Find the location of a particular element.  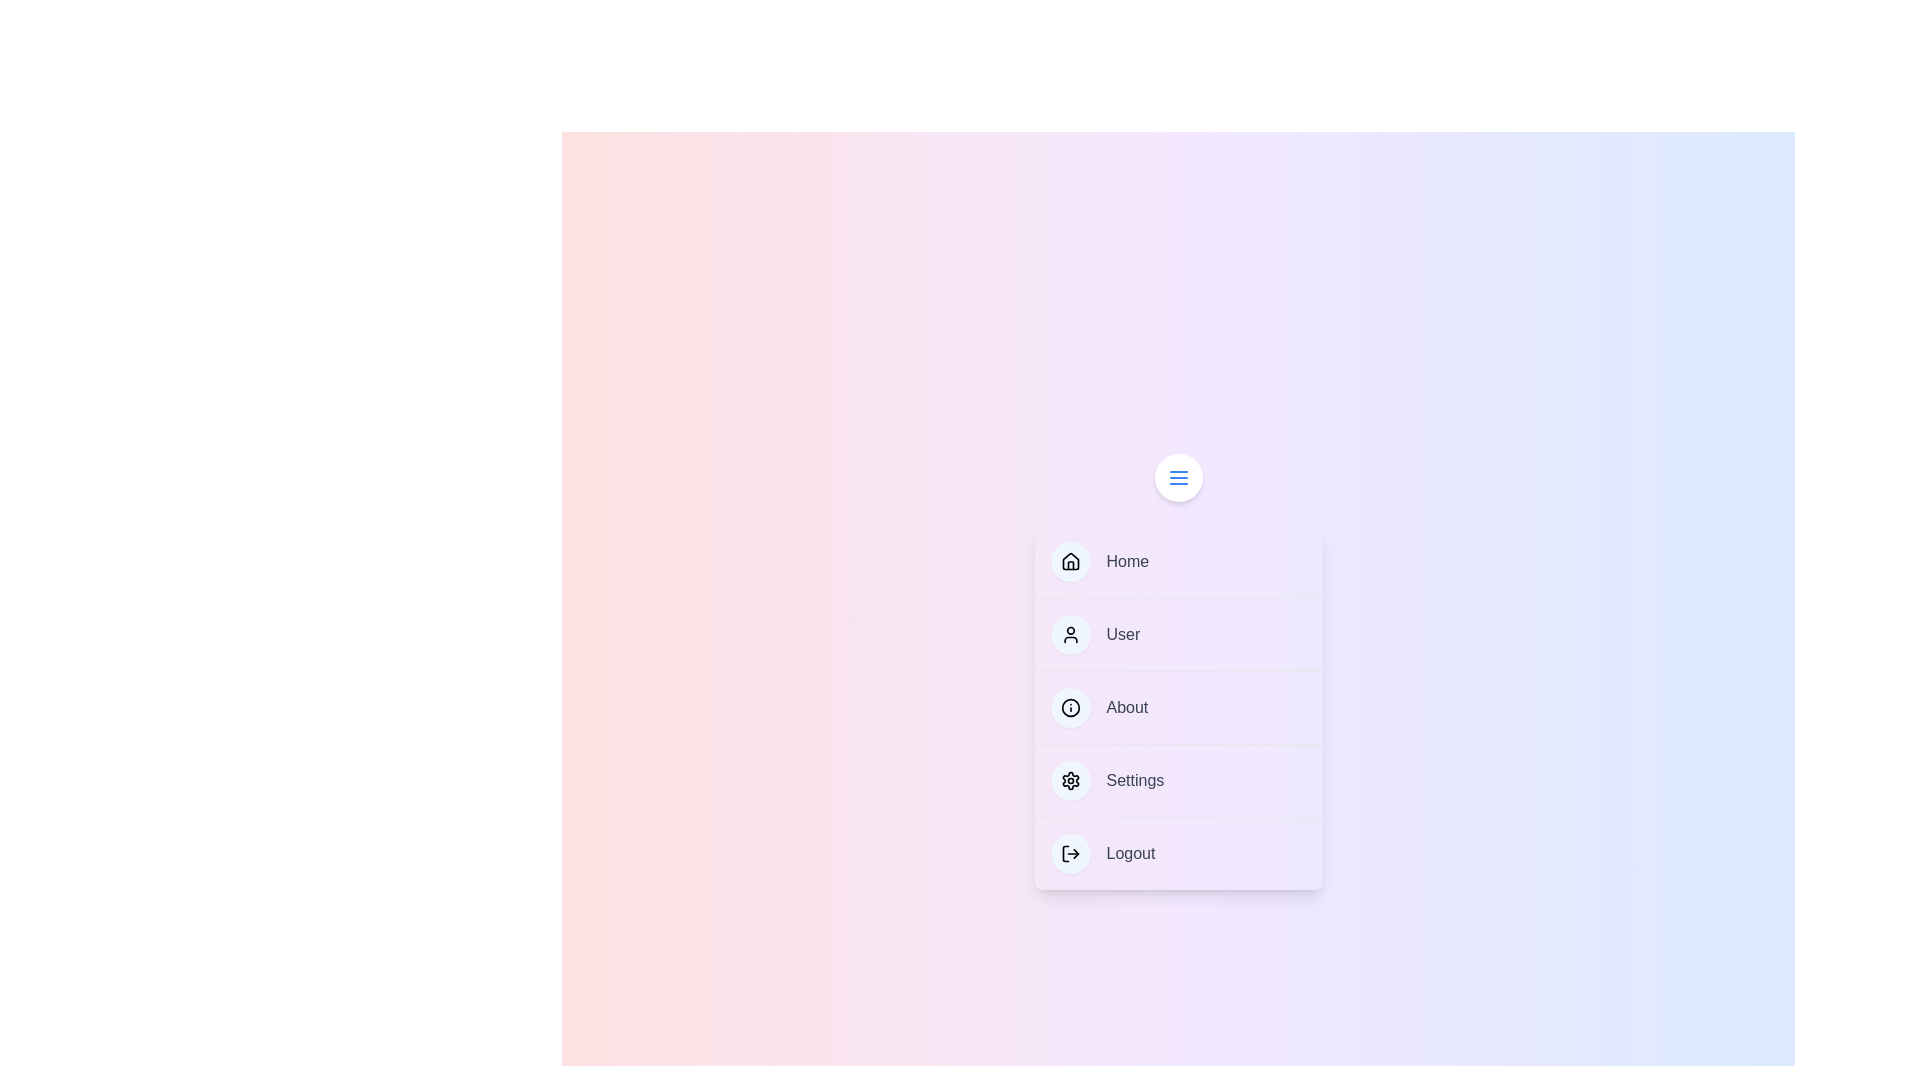

the menu item labeled Logout is located at coordinates (1178, 853).